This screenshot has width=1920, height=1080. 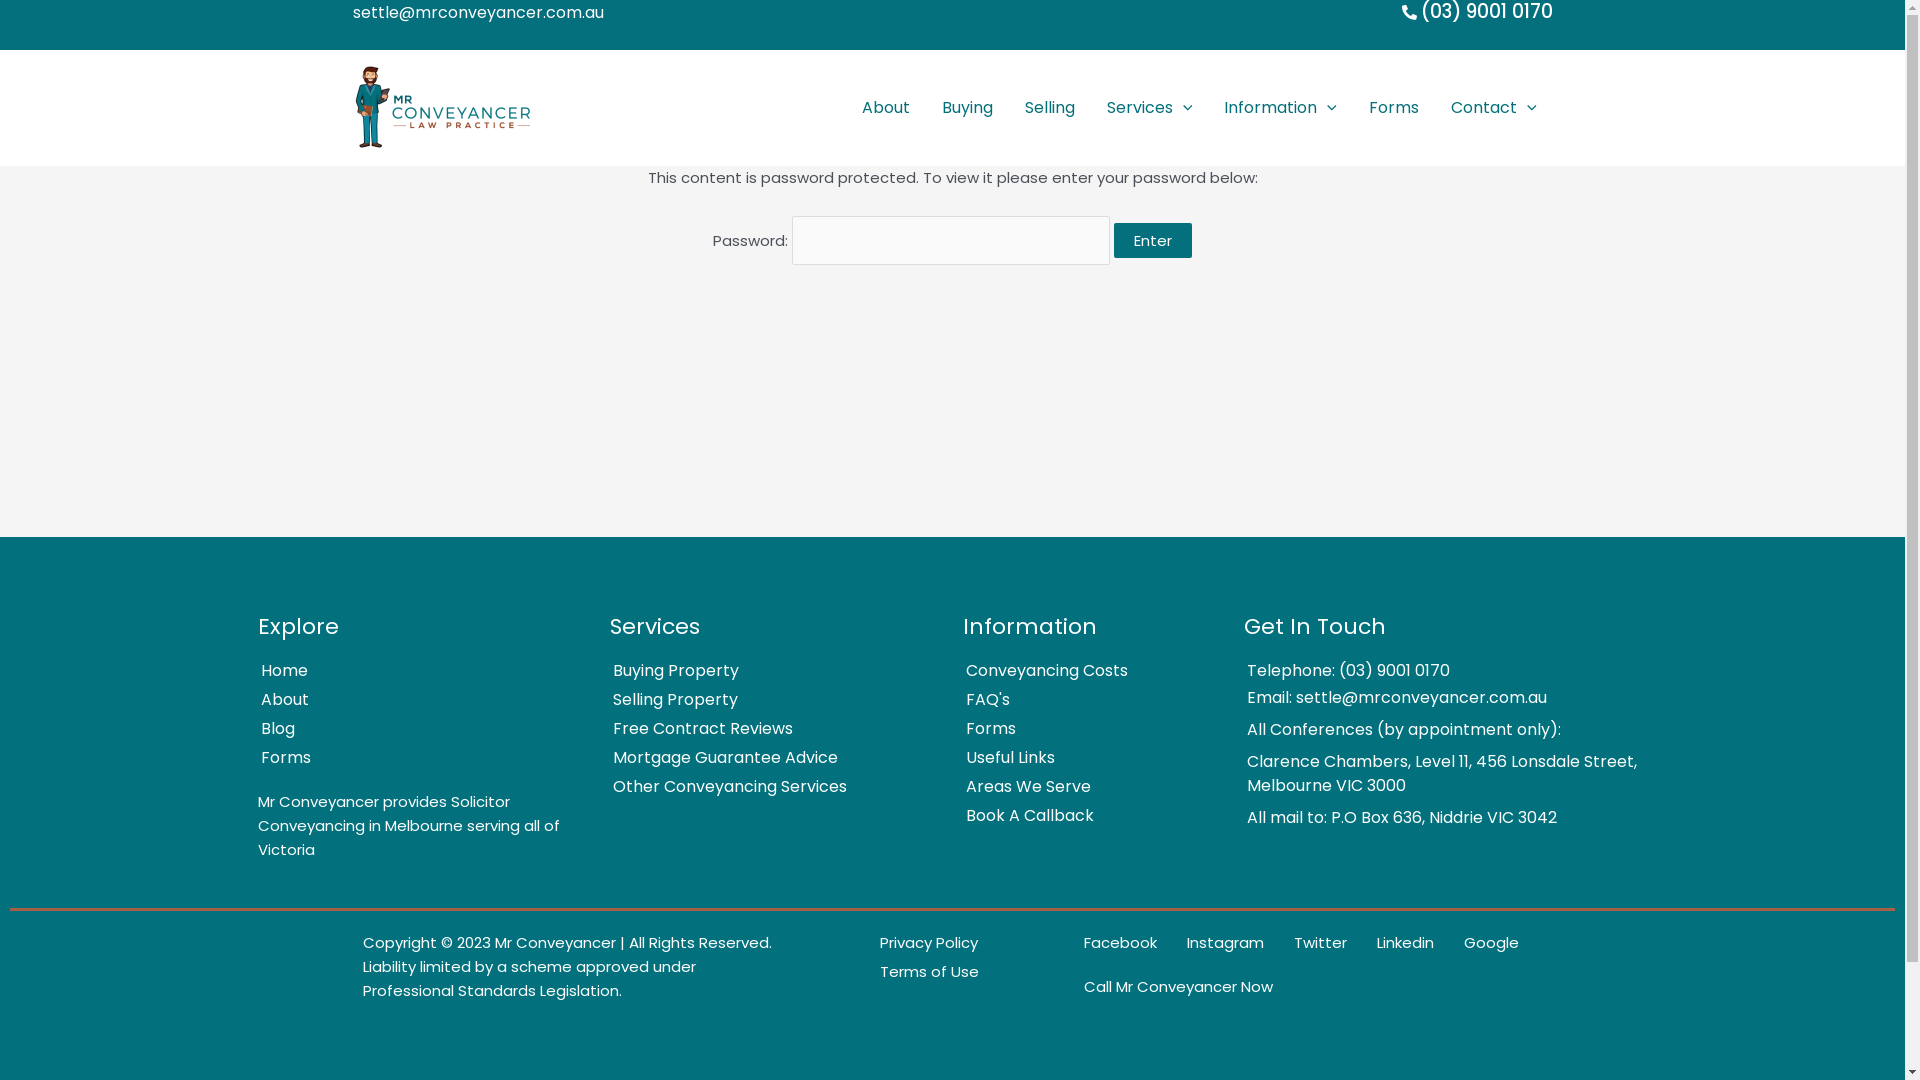 I want to click on 'Useful Links', so click(x=1079, y=758).